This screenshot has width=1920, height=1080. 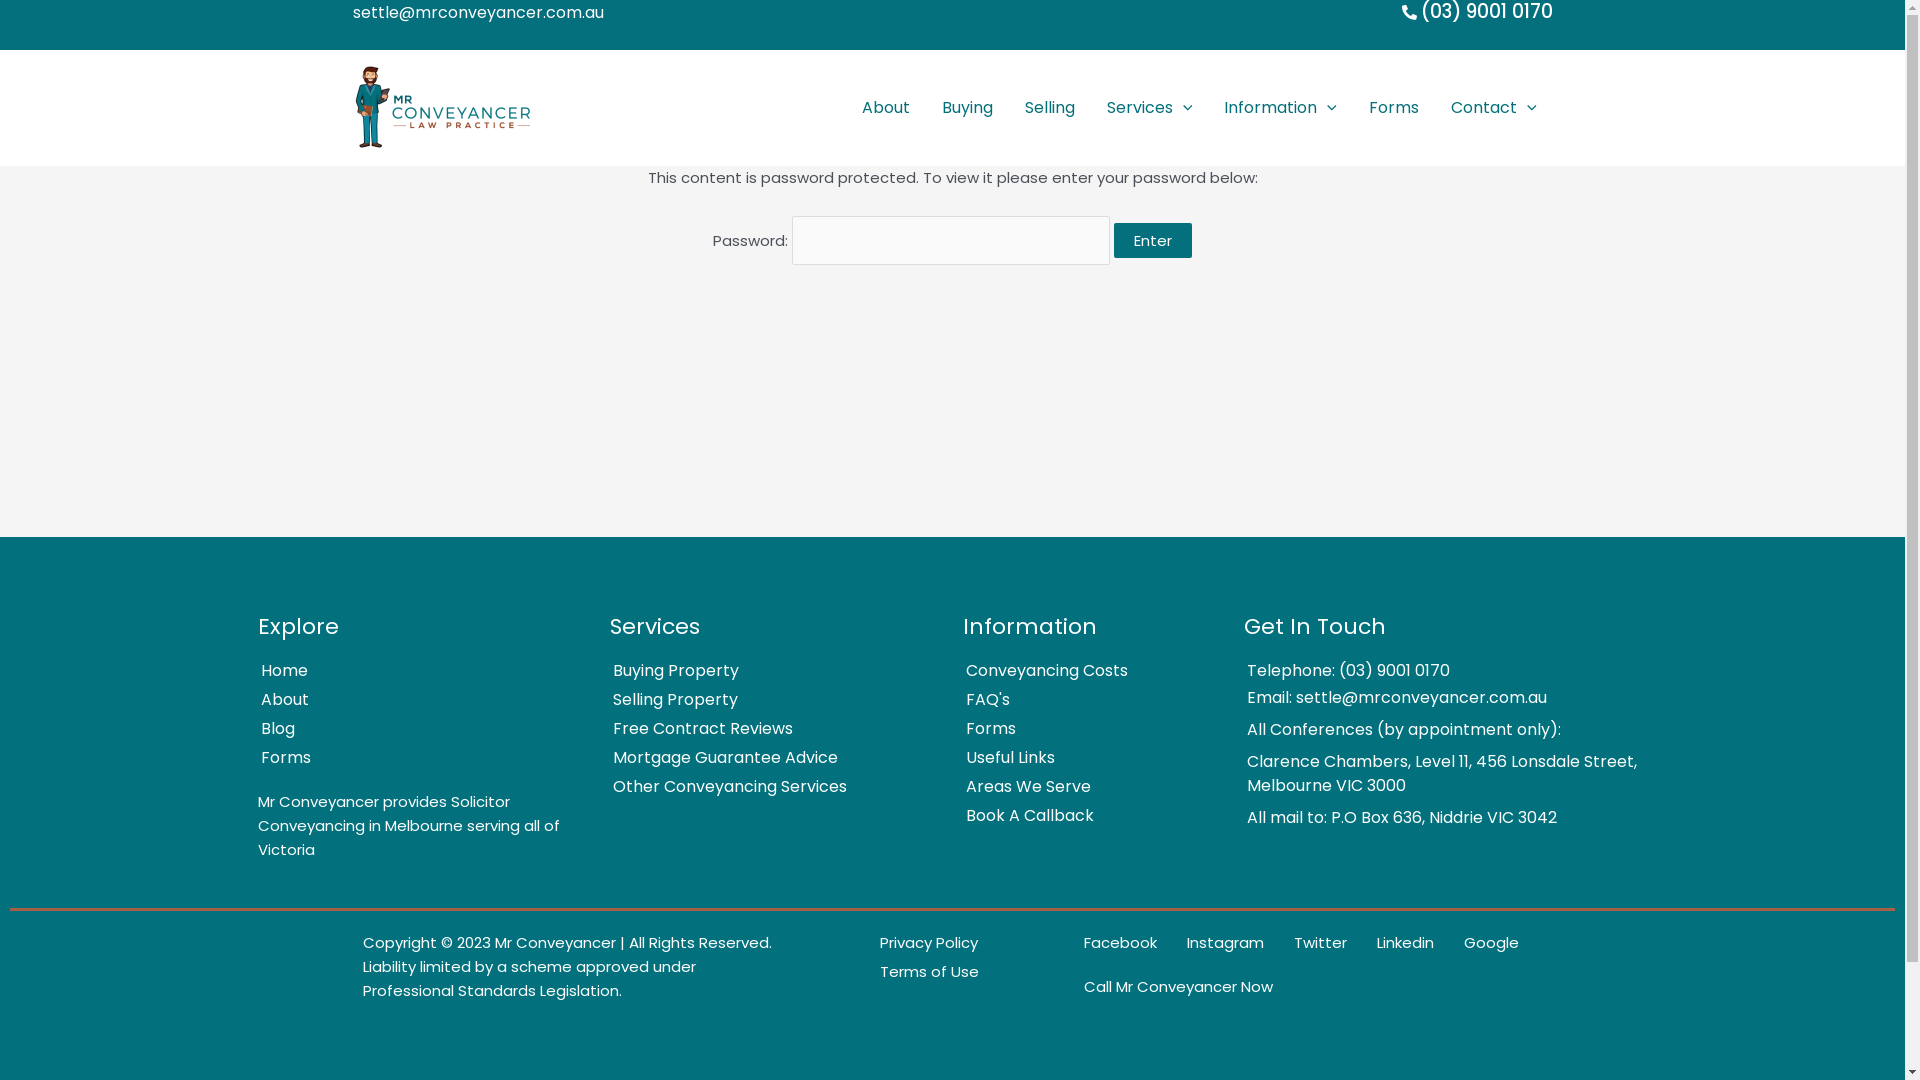 I want to click on 'Useful Links', so click(x=1079, y=758).